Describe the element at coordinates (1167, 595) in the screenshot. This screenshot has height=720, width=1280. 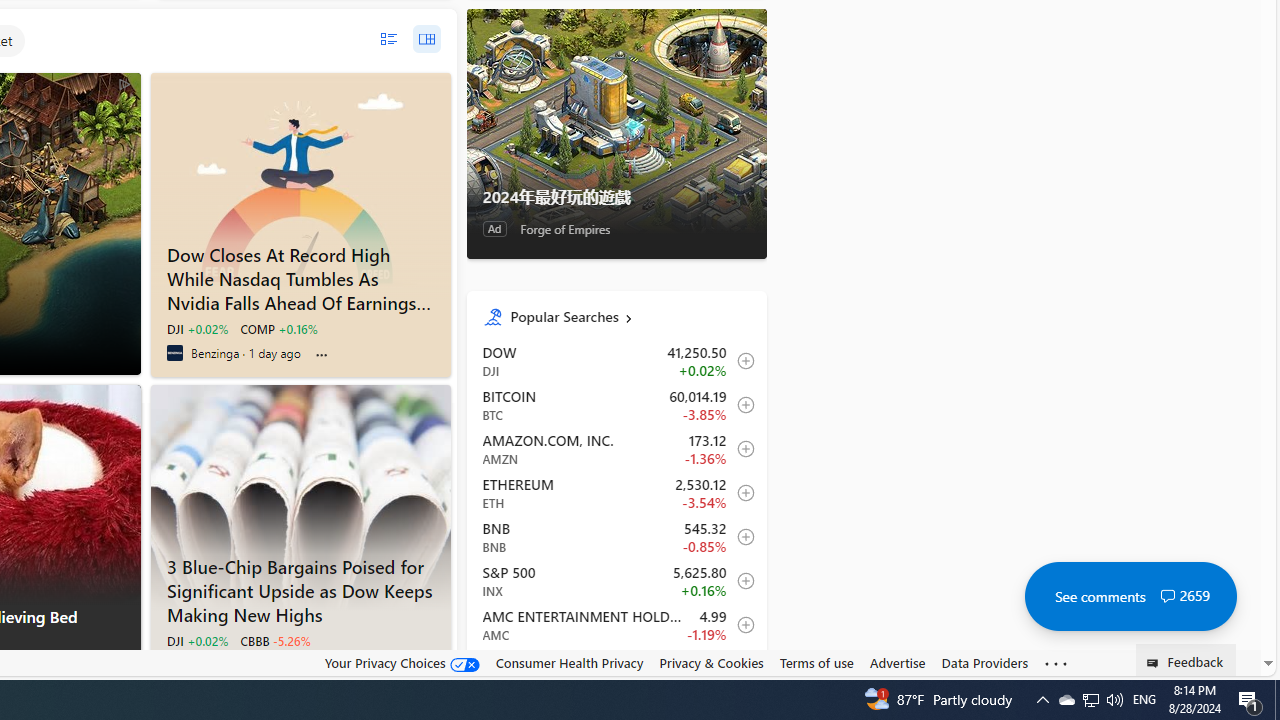
I see `'Class: cwt-icon-vector'` at that location.